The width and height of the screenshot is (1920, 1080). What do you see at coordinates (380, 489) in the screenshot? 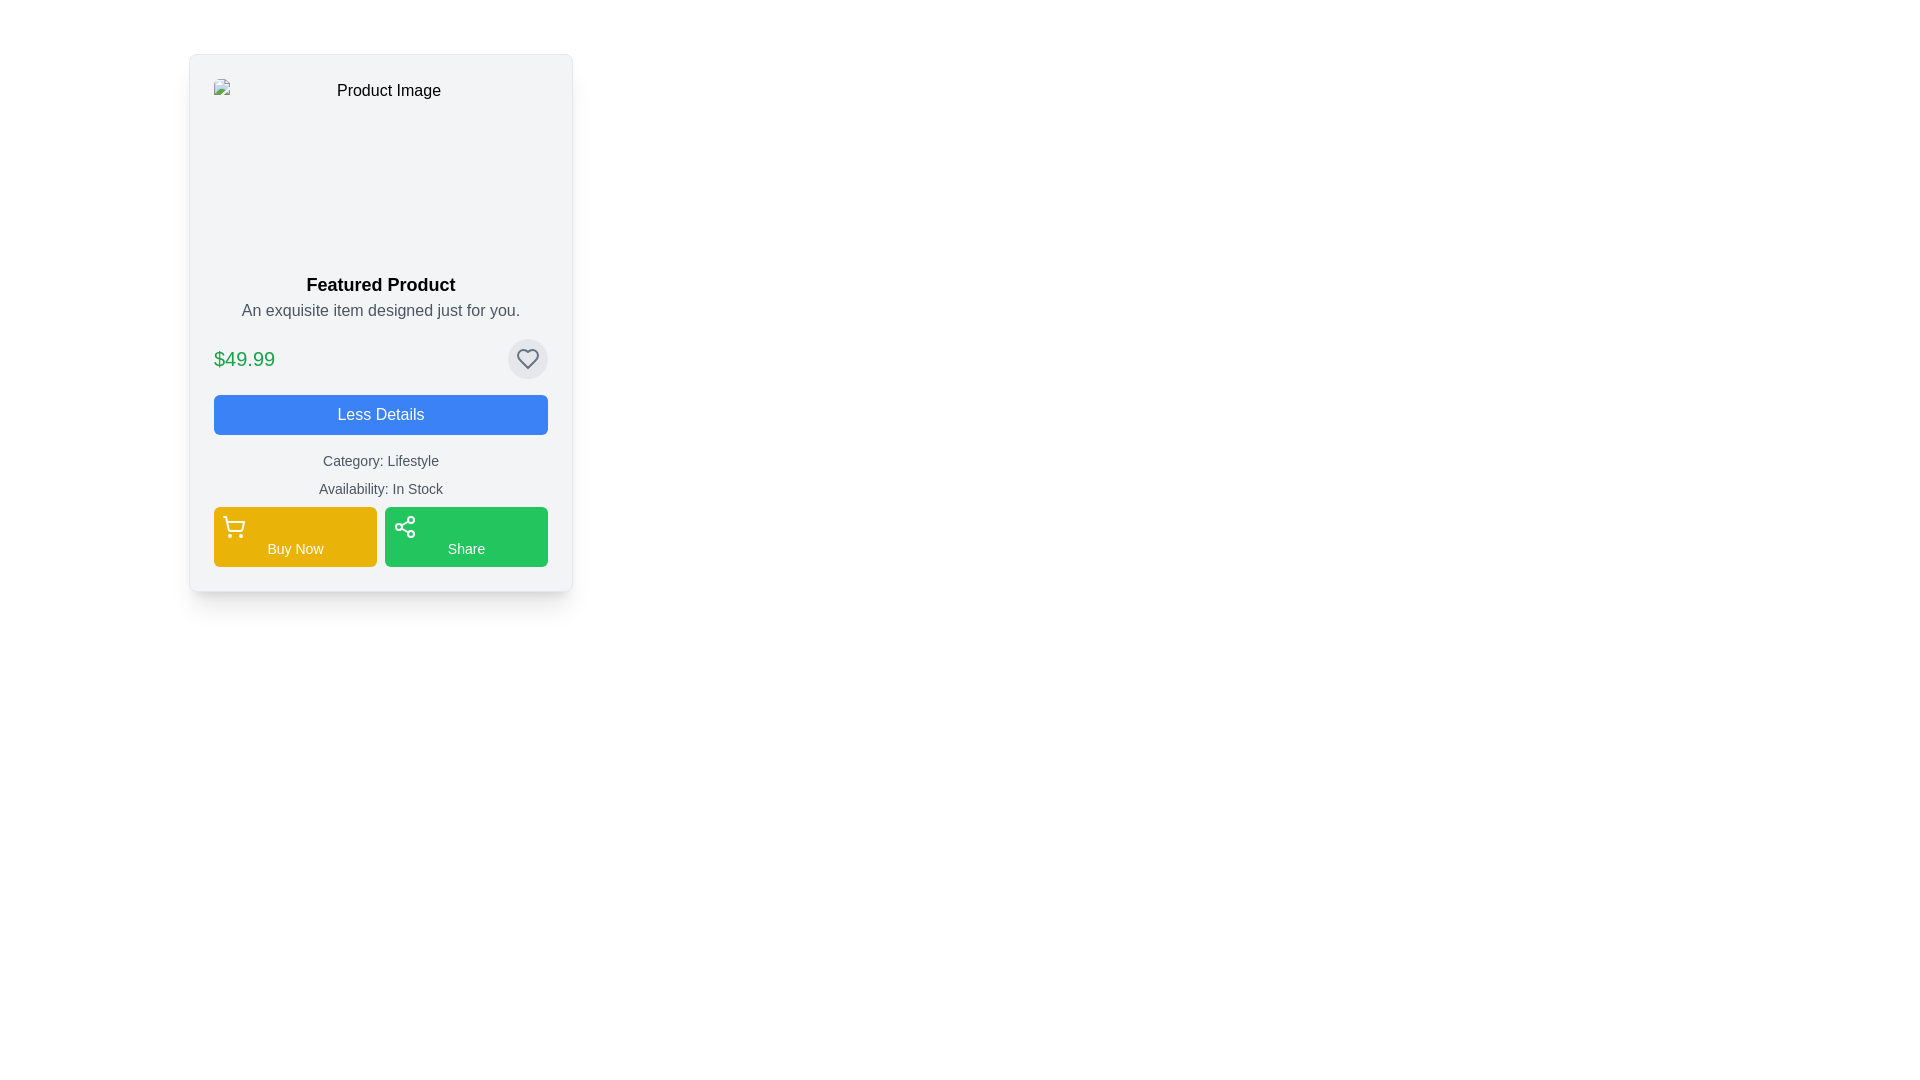
I see `the text label stating 'Availability: In Stock', which is displayed in gray and positioned between the 'Category: Lifestyle' label and the button group` at bounding box center [380, 489].